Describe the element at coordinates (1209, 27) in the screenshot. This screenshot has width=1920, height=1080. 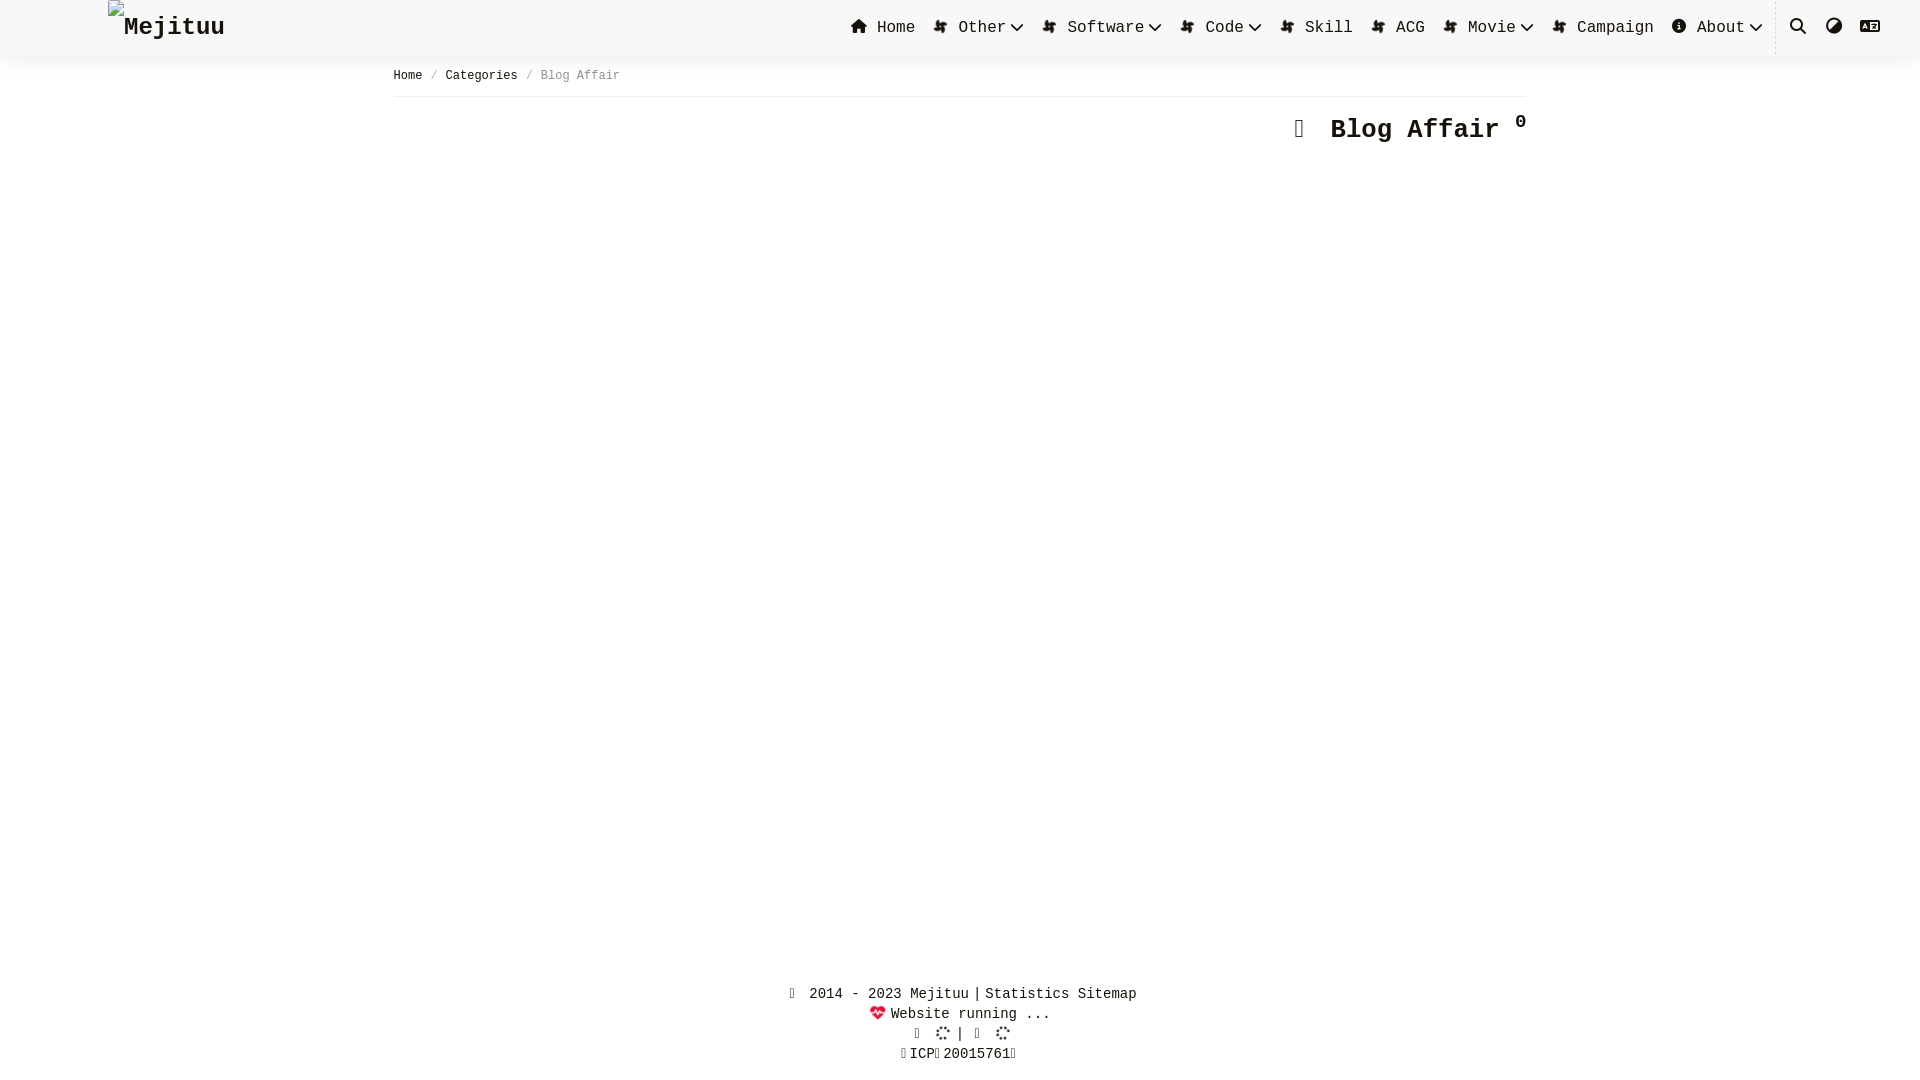
I see `'Code'` at that location.